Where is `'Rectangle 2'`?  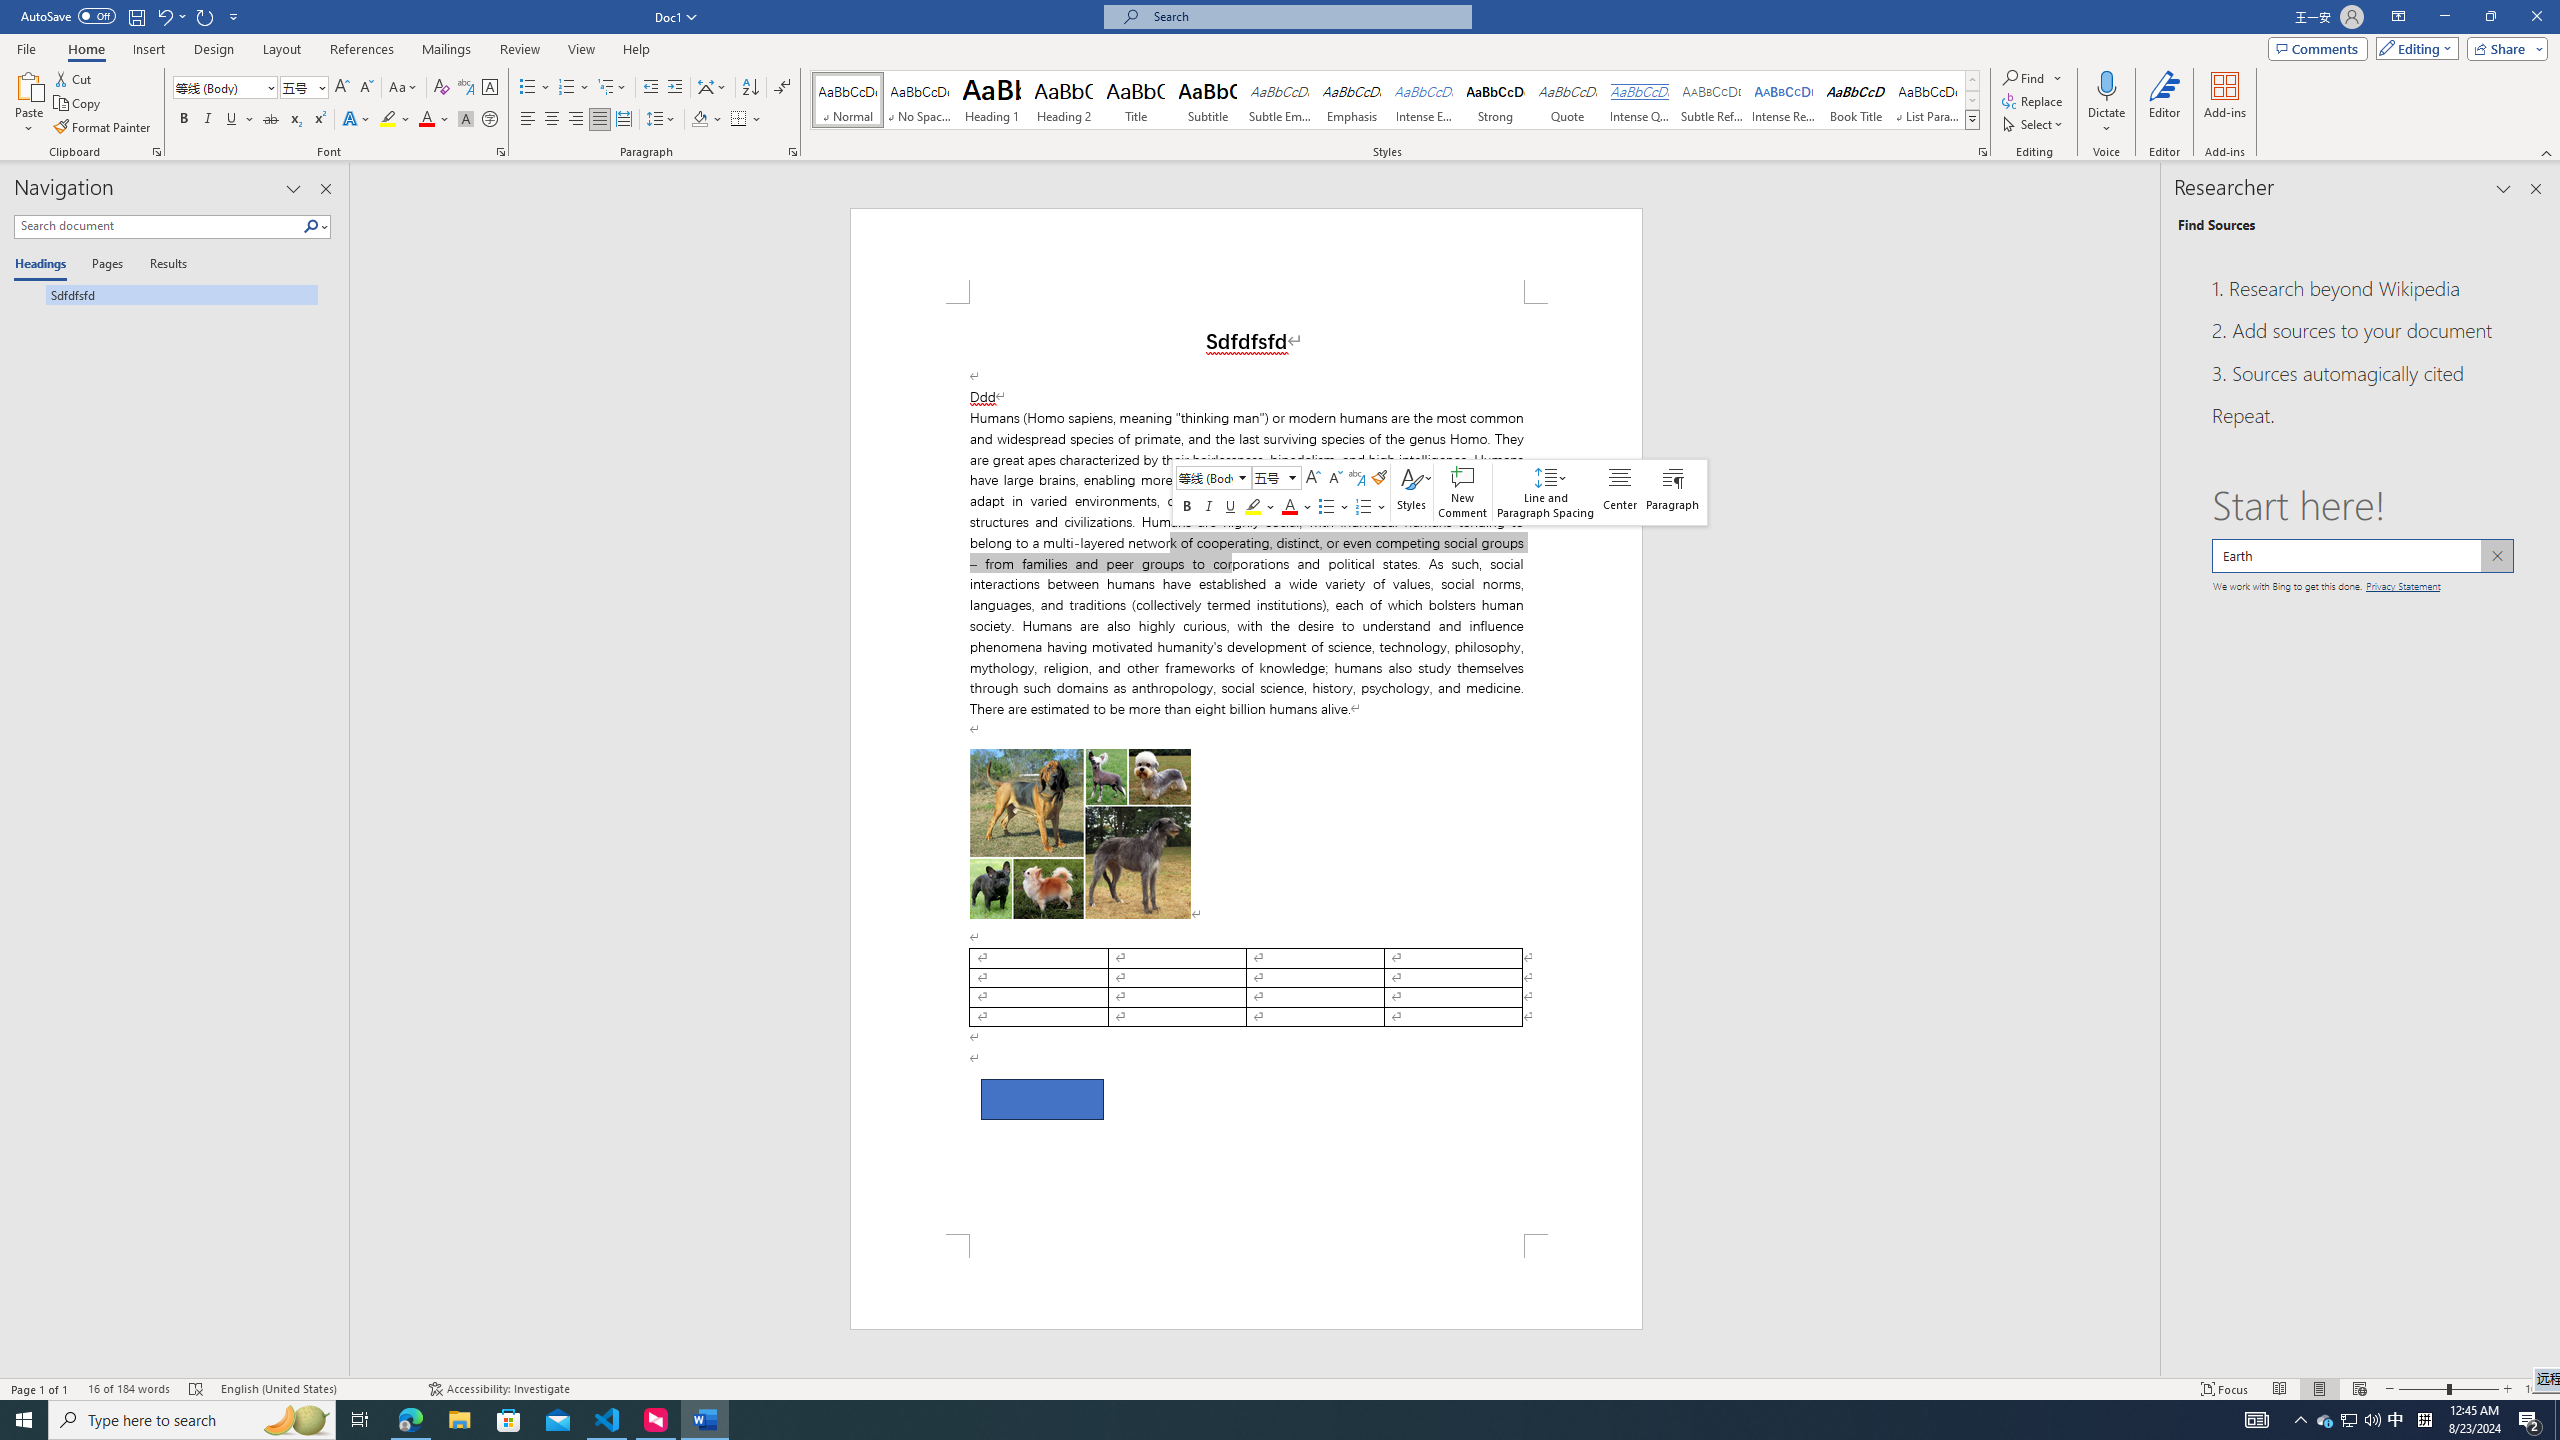 'Rectangle 2' is located at coordinates (1040, 1099).